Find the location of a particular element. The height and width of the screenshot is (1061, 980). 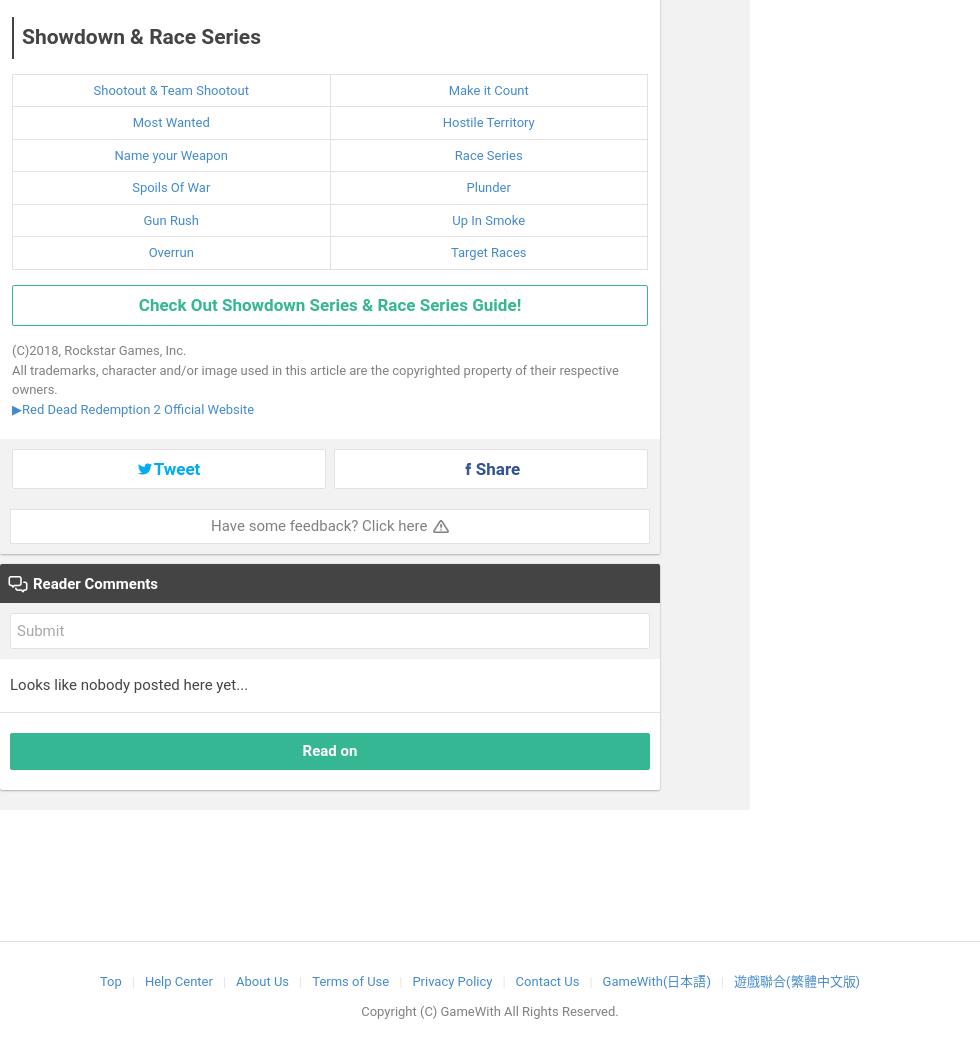

'Gun Rush' is located at coordinates (170, 218).